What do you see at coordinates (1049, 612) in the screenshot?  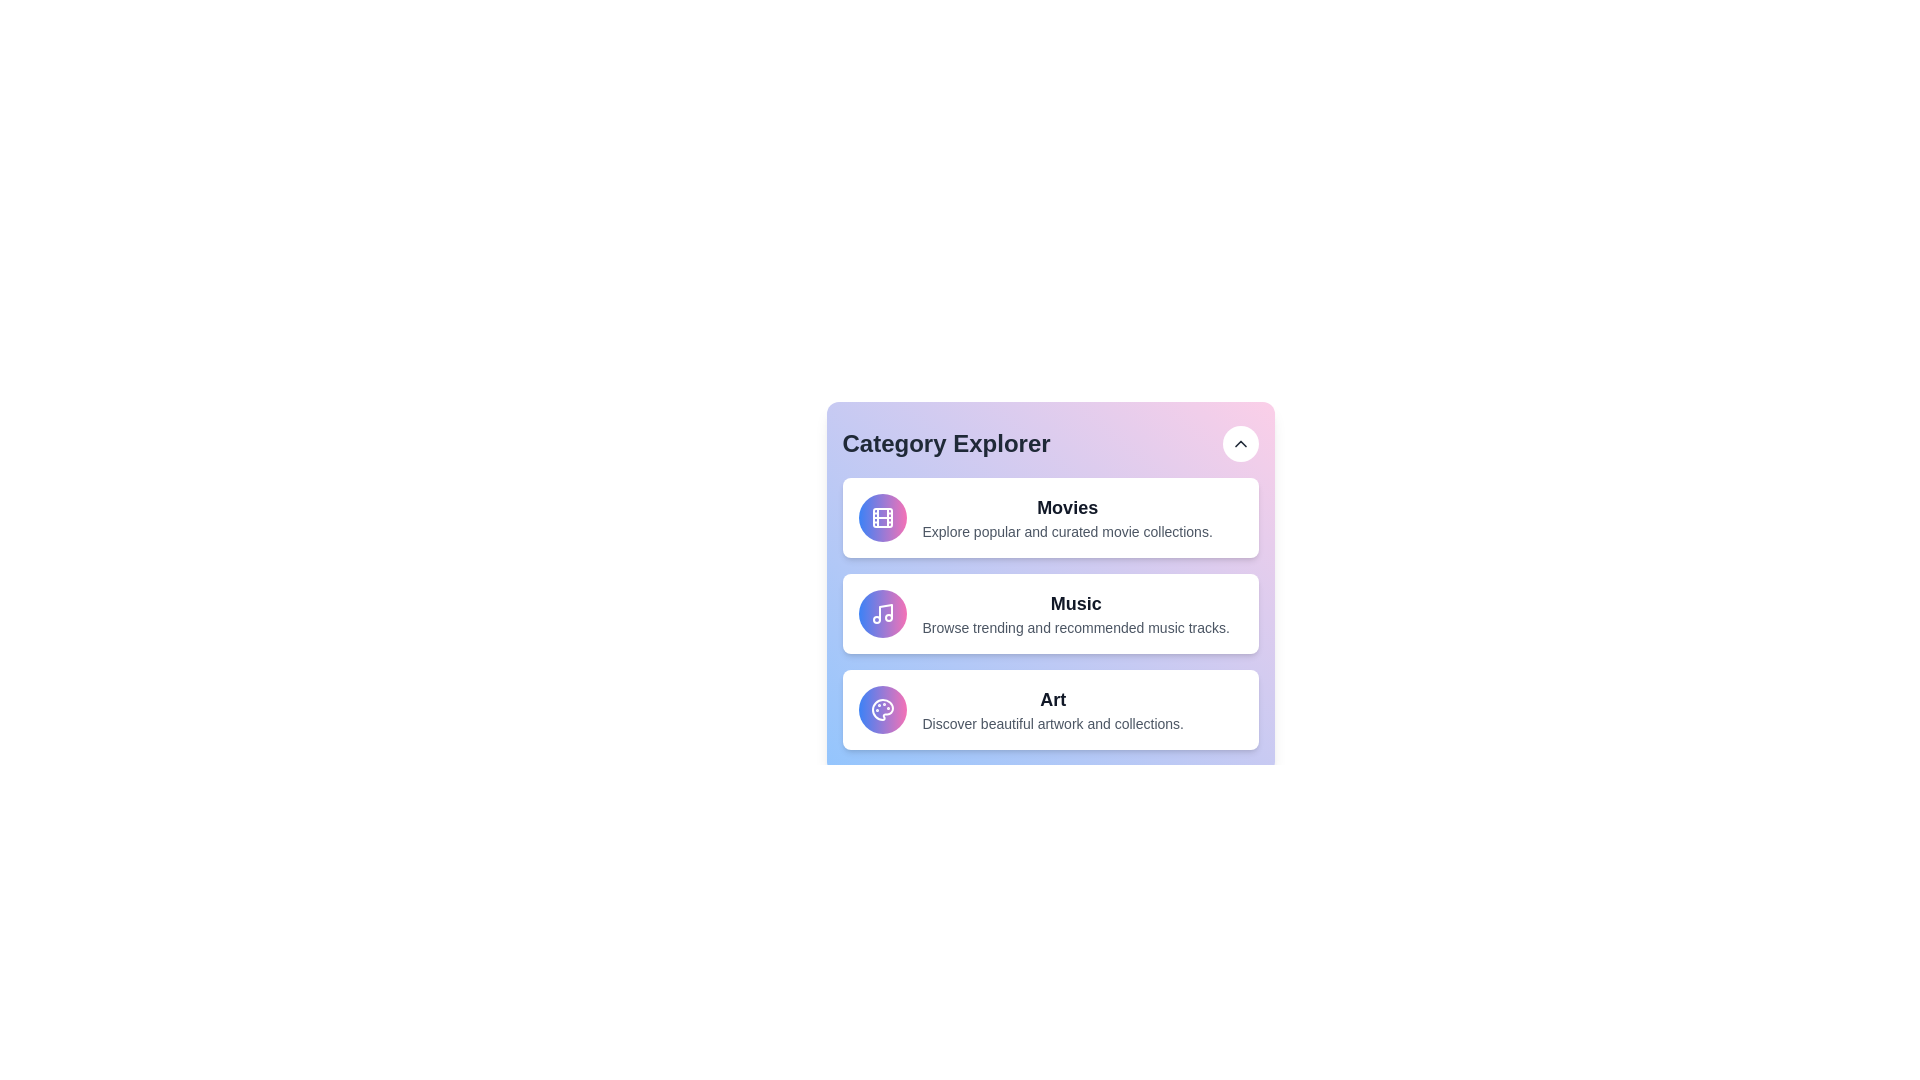 I see `the Music category list item` at bounding box center [1049, 612].